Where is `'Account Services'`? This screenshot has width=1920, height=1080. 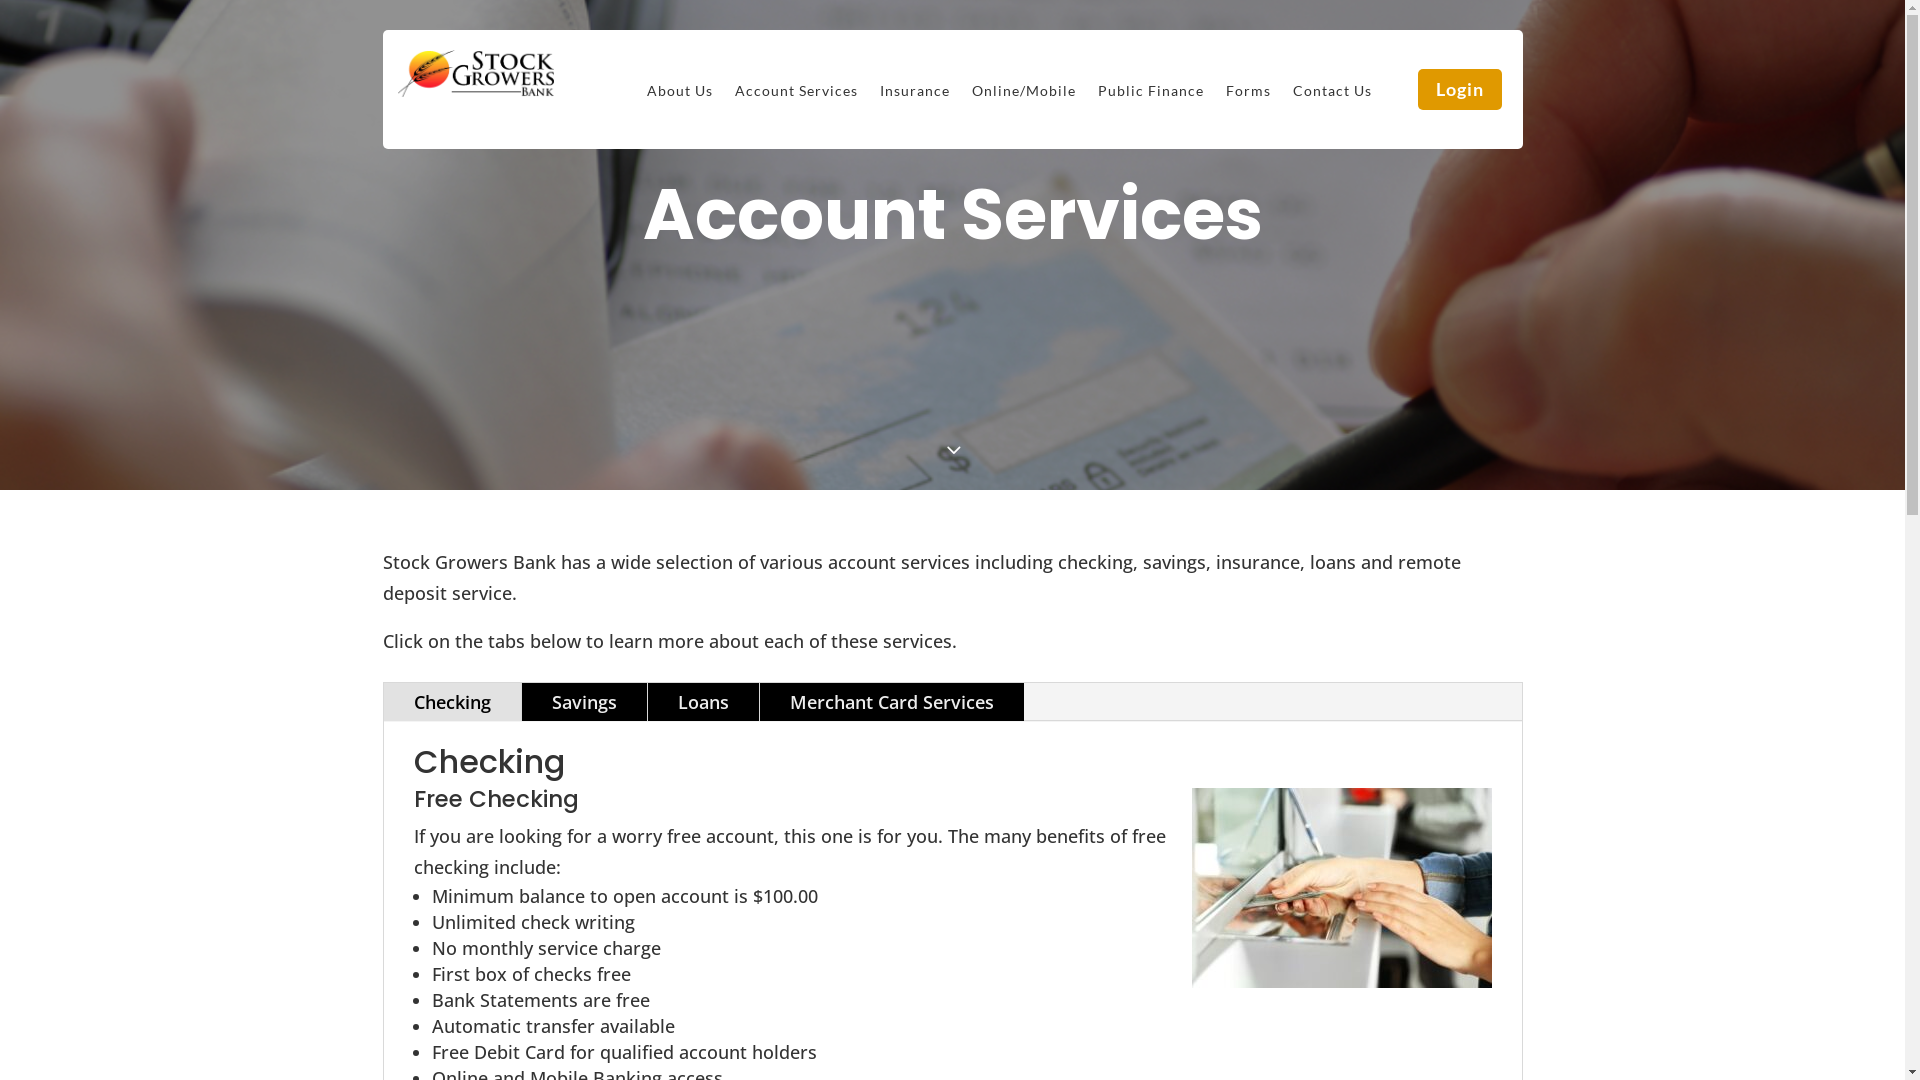
'Account Services' is located at coordinates (795, 95).